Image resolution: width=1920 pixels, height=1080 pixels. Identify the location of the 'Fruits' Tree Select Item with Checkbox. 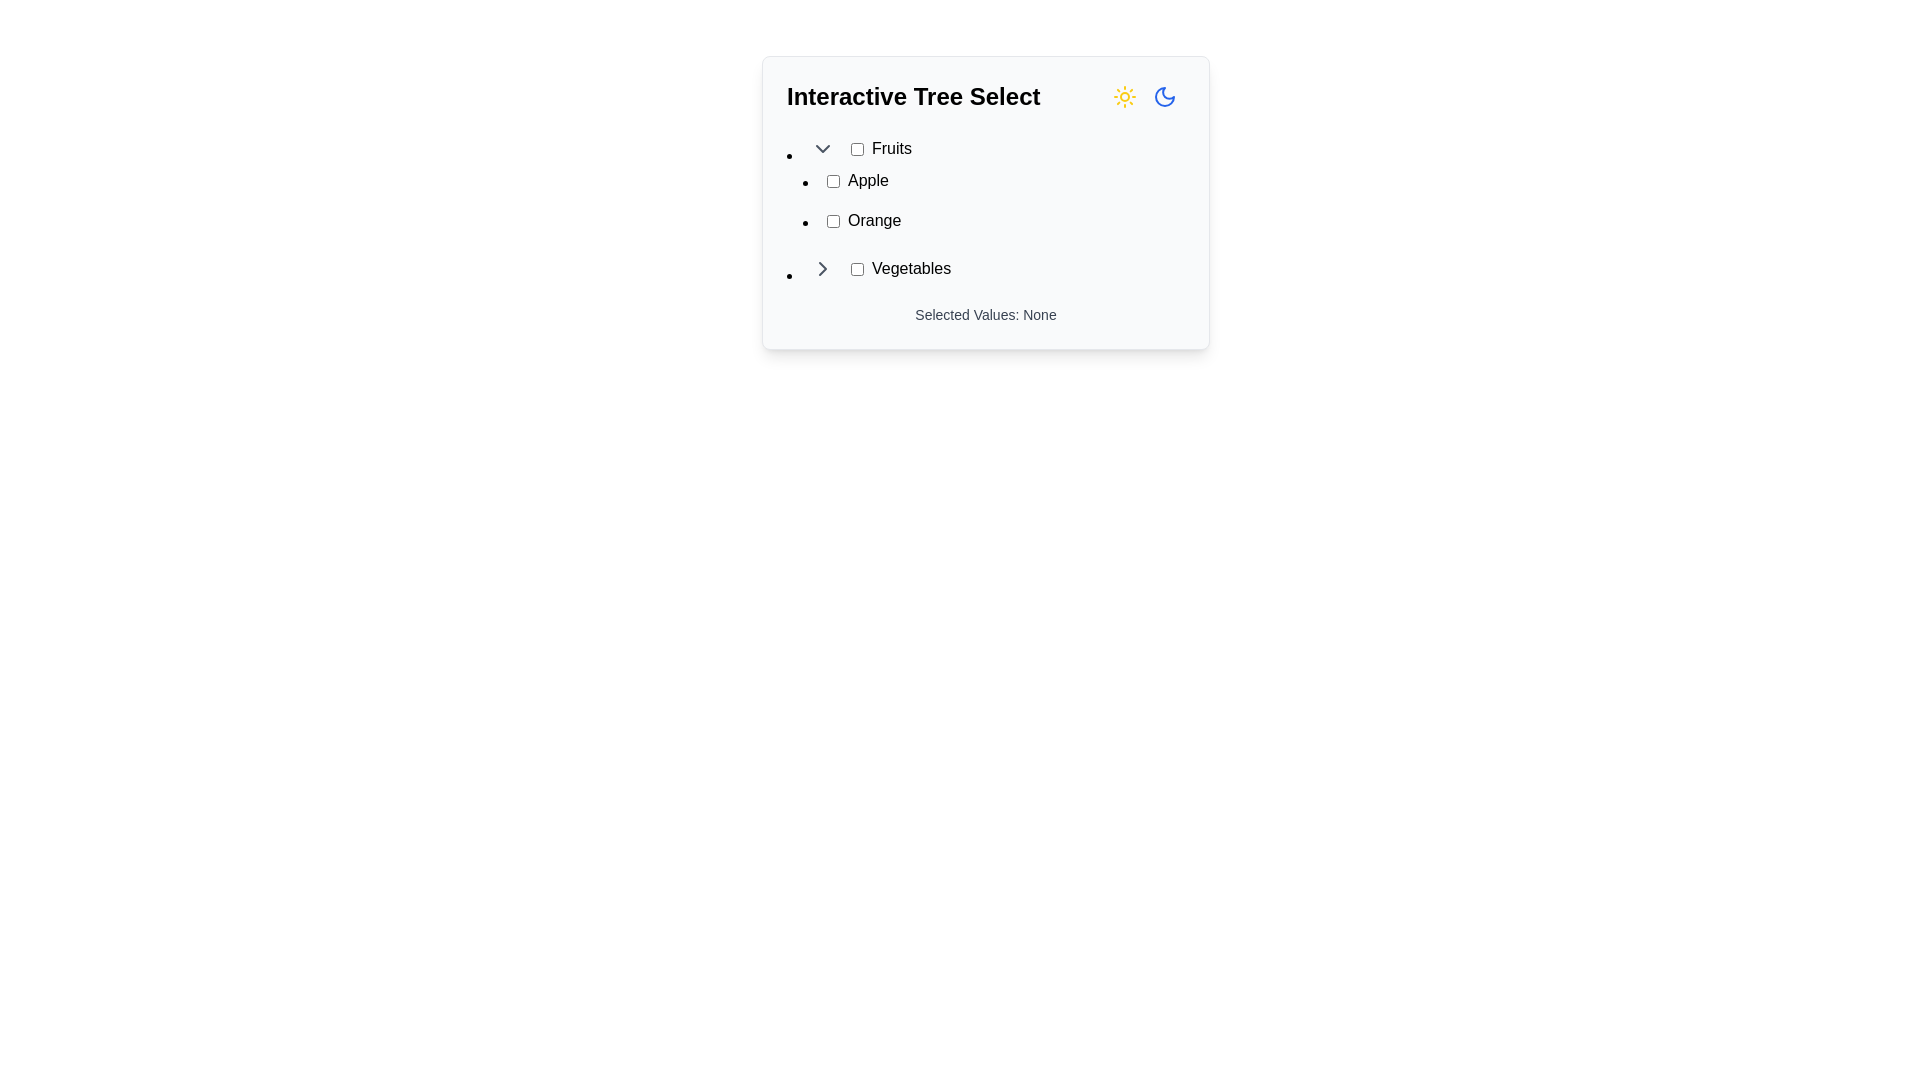
(985, 148).